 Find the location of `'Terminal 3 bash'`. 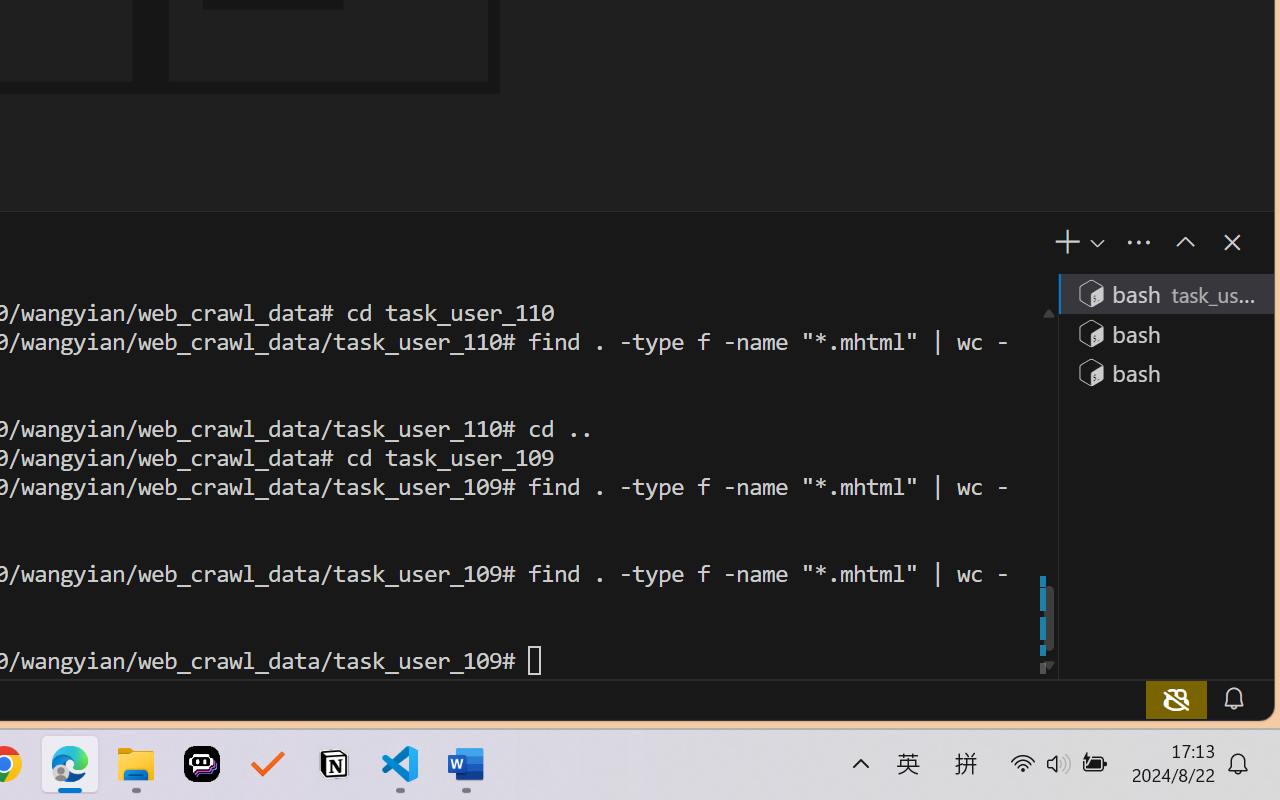

'Terminal 3 bash' is located at coordinates (1165, 371).